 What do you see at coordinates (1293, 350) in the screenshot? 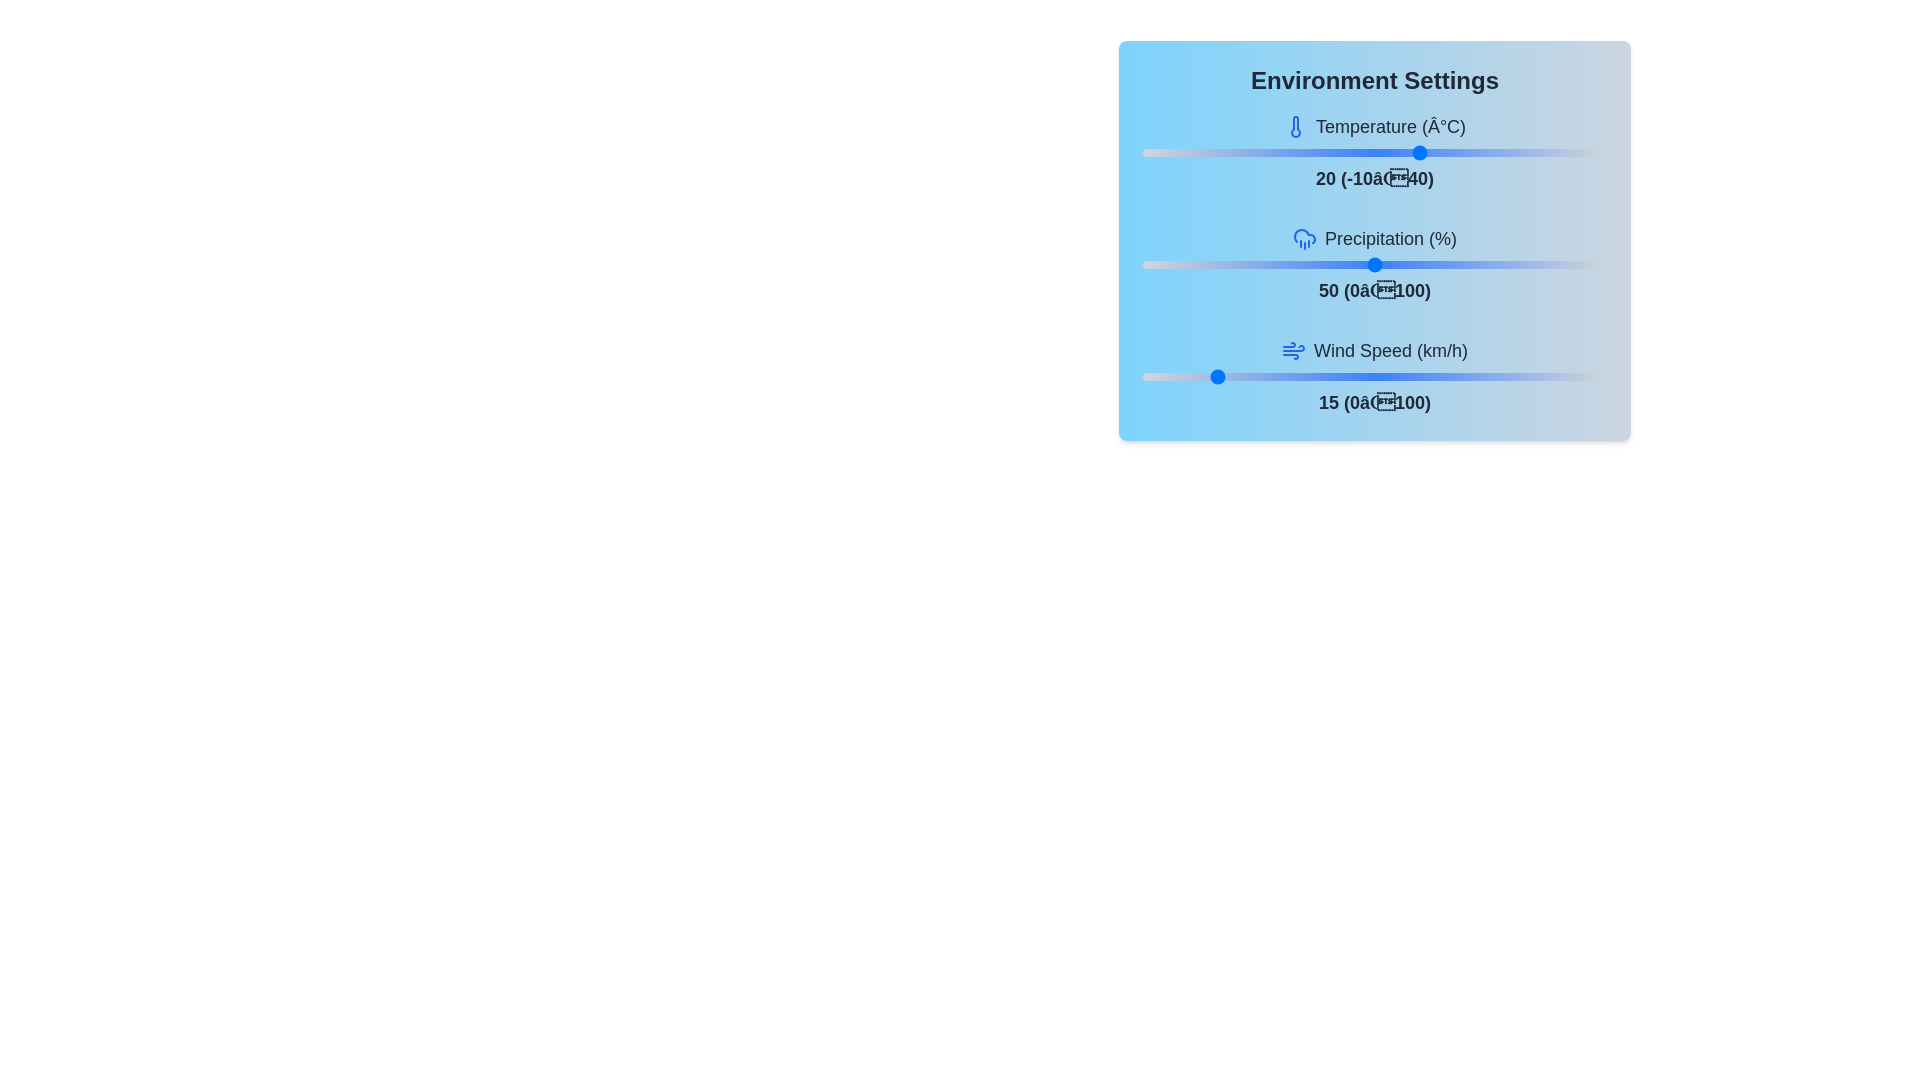
I see `the wind speed icon located to the left of the 'Wind Speed (km/h)' label in the lower part of the 'Environment Settings' card` at bounding box center [1293, 350].